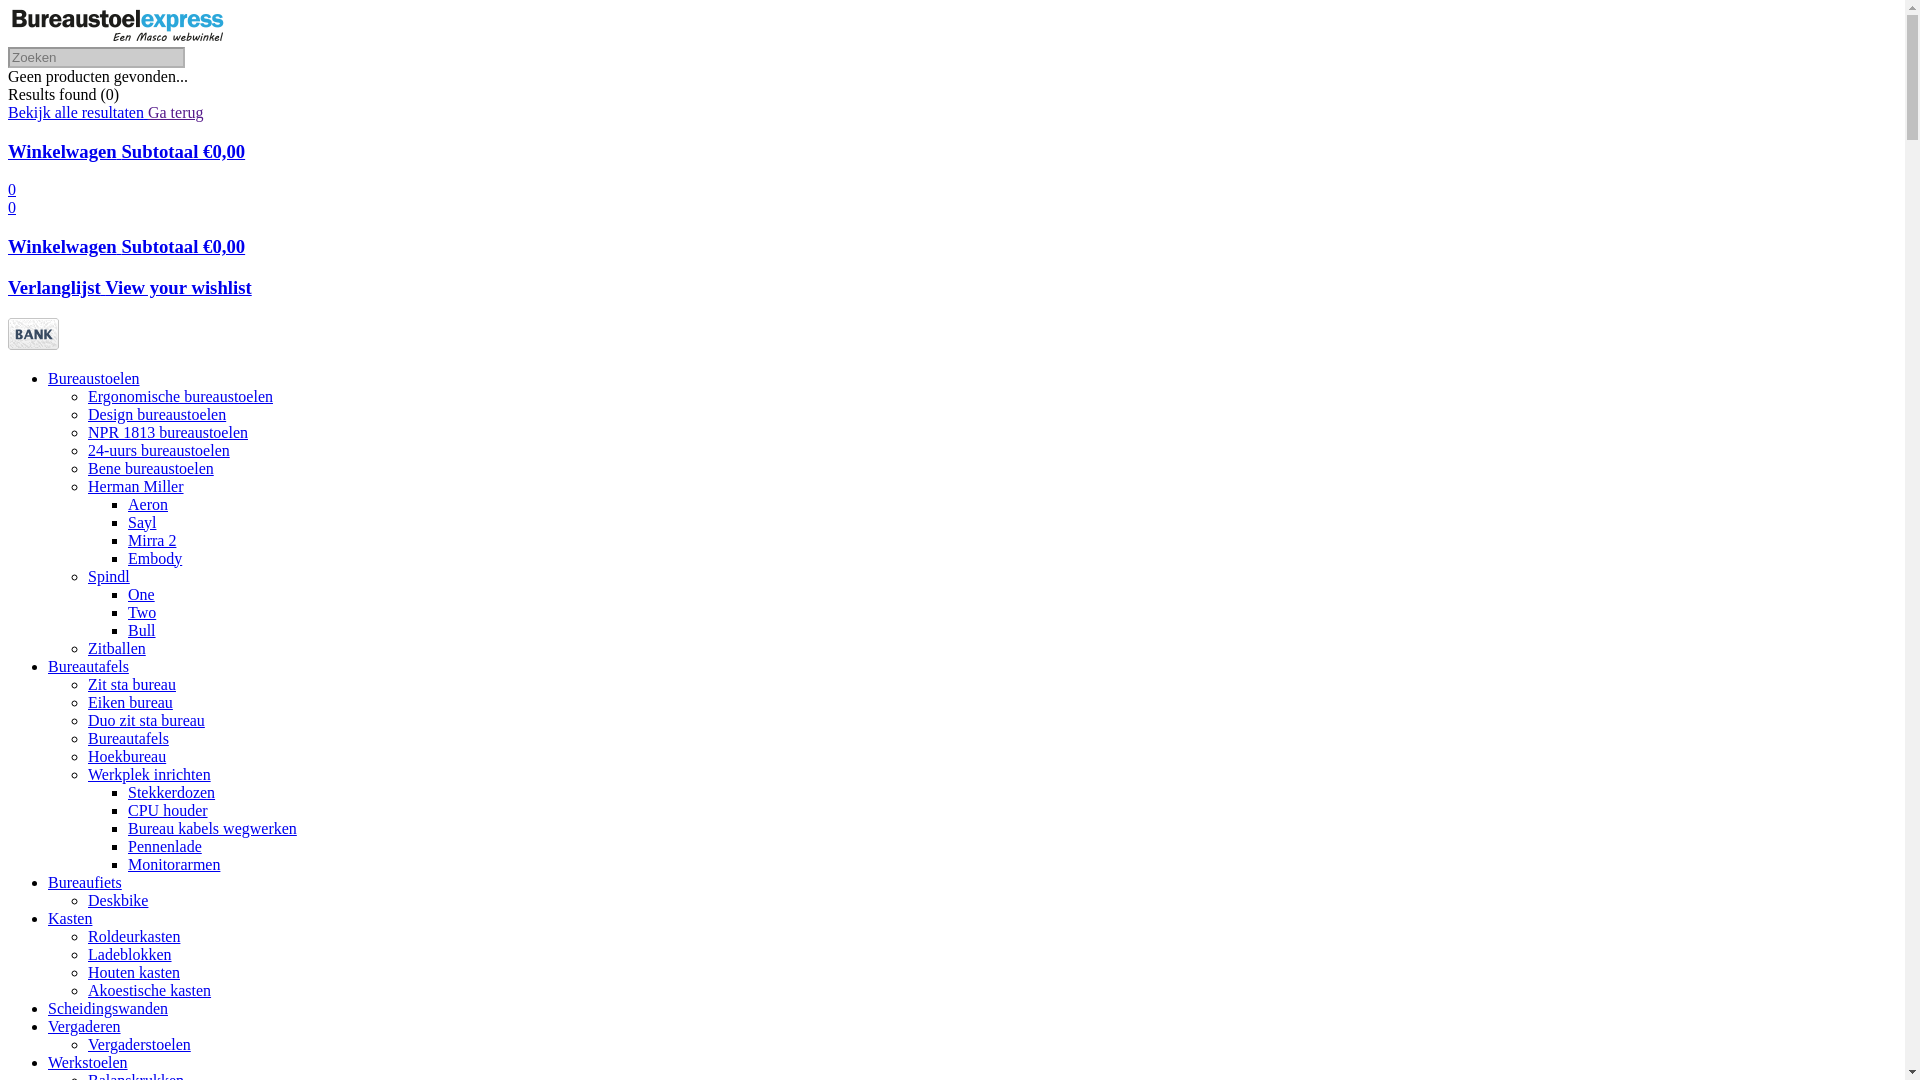  Describe the element at coordinates (151, 540) in the screenshot. I see `'Mirra 2'` at that location.